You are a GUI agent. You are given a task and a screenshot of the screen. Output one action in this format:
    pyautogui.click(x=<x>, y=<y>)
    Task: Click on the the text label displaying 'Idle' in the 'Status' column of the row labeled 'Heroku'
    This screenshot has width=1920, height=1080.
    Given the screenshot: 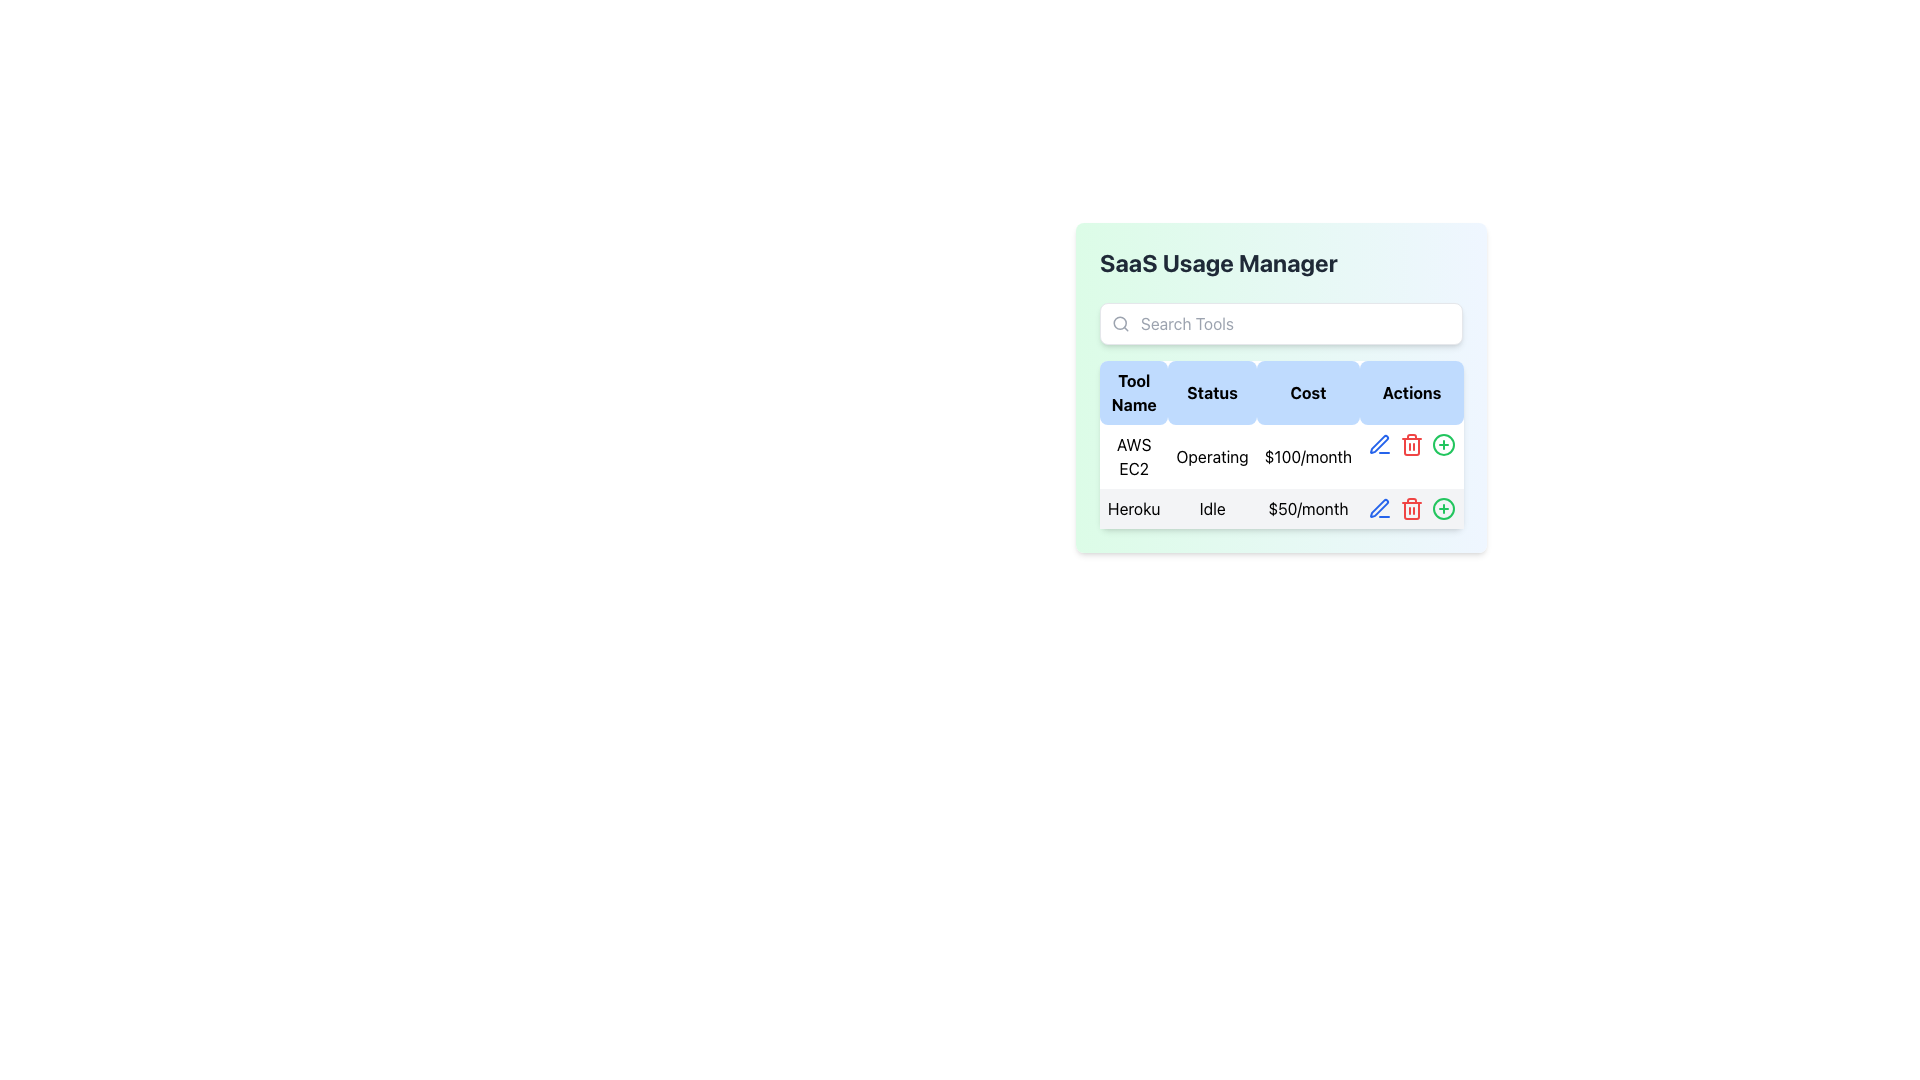 What is the action you would take?
    pyautogui.click(x=1211, y=508)
    